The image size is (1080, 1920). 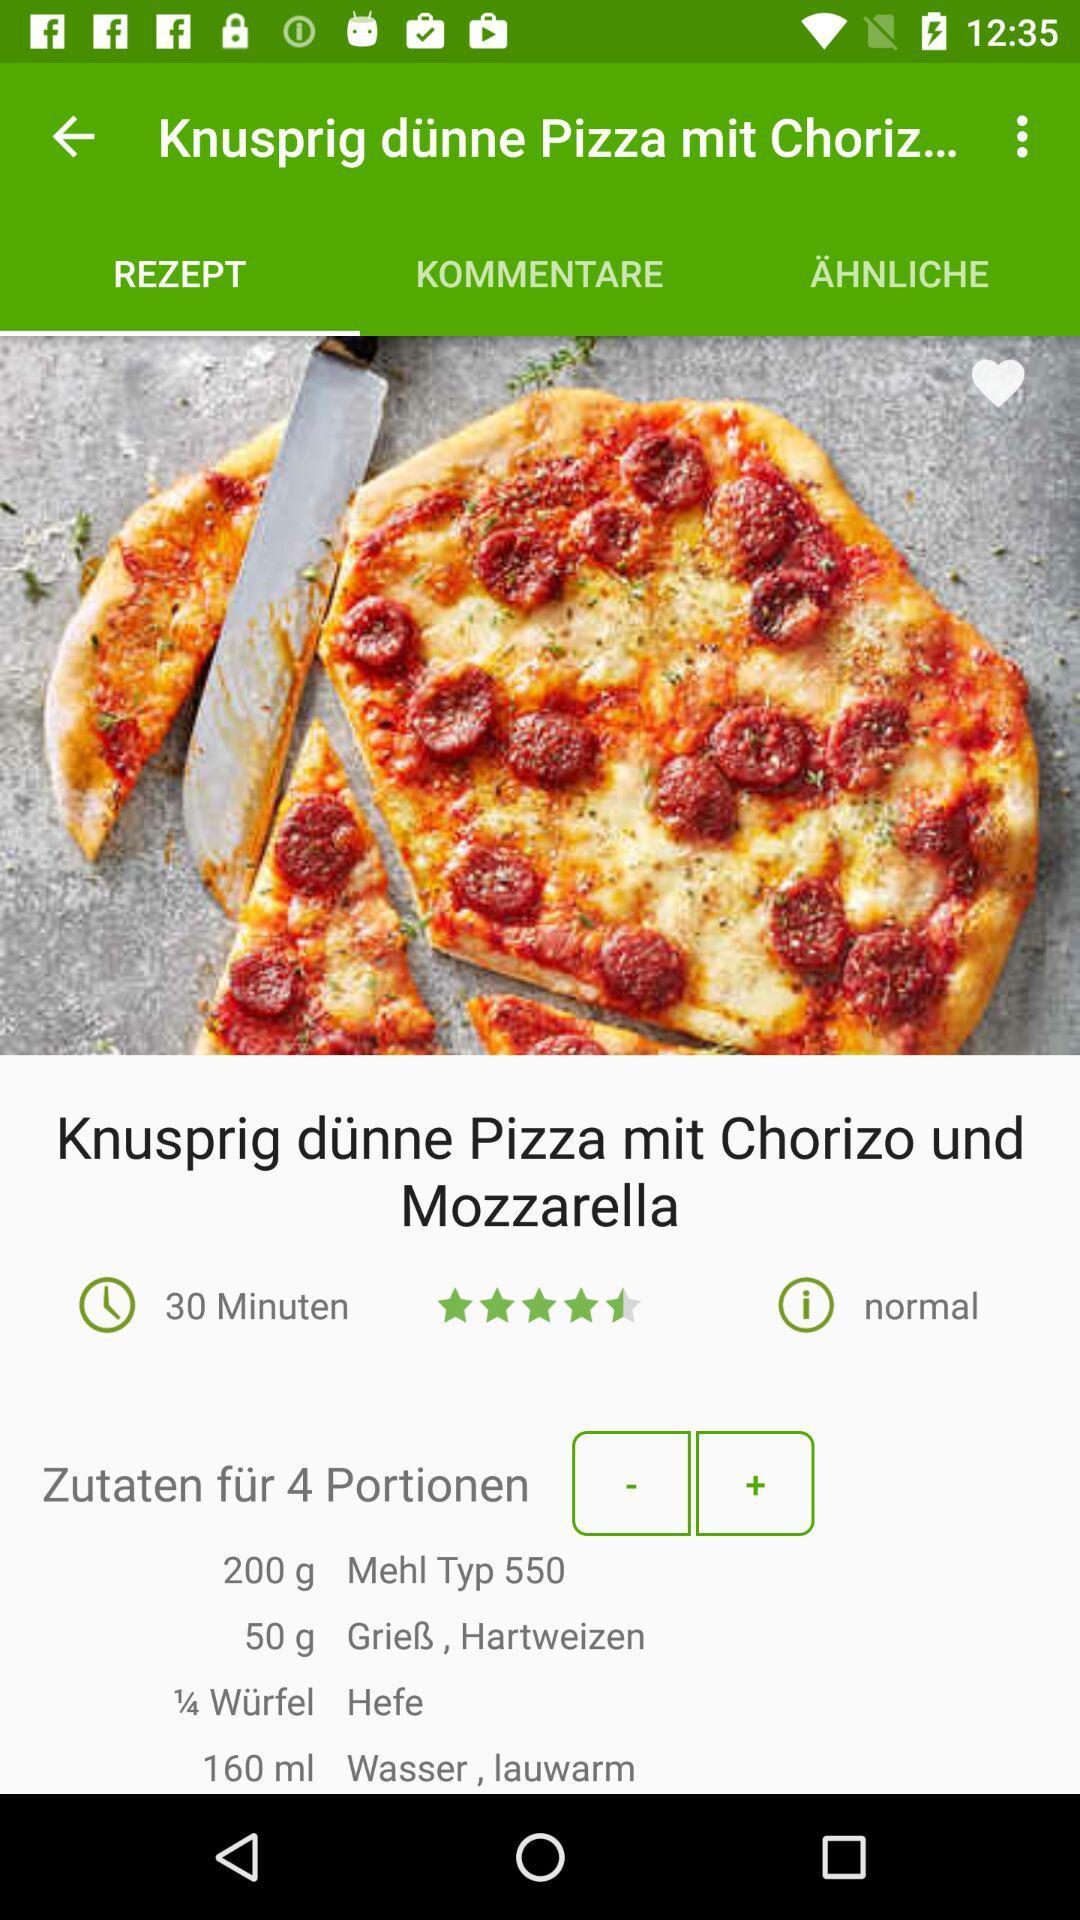 What do you see at coordinates (72, 135) in the screenshot?
I see `the item above rezept item` at bounding box center [72, 135].